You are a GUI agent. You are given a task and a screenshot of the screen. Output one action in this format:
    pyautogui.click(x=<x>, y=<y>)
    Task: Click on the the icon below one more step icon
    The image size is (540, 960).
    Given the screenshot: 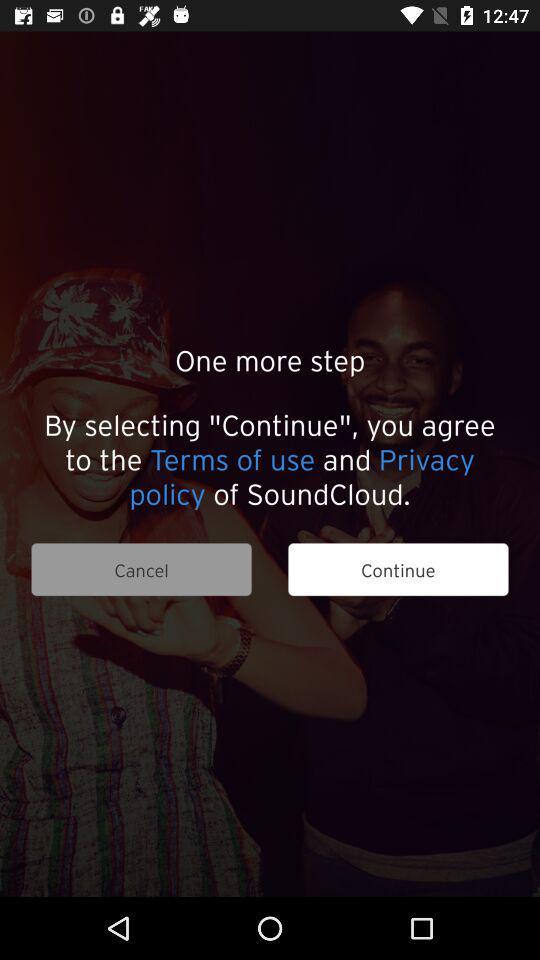 What is the action you would take?
    pyautogui.click(x=270, y=458)
    